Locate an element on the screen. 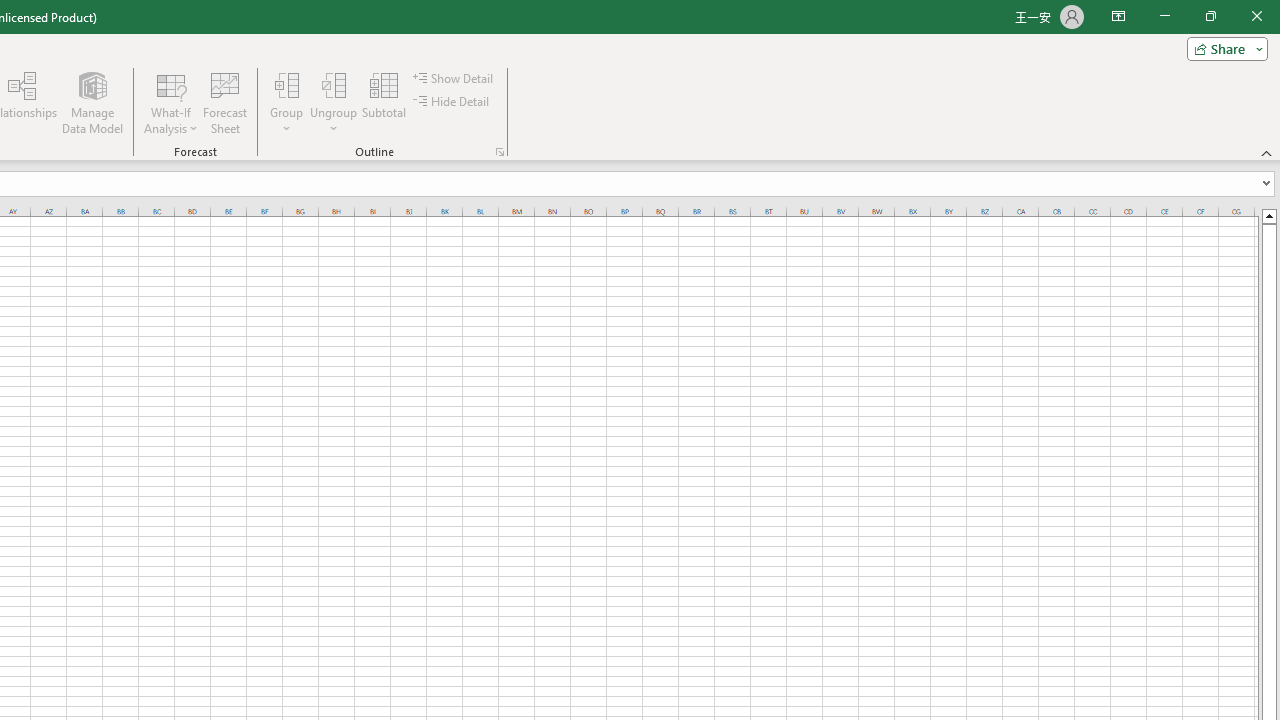 This screenshot has width=1280, height=720. 'Share' is located at coordinates (1222, 47).